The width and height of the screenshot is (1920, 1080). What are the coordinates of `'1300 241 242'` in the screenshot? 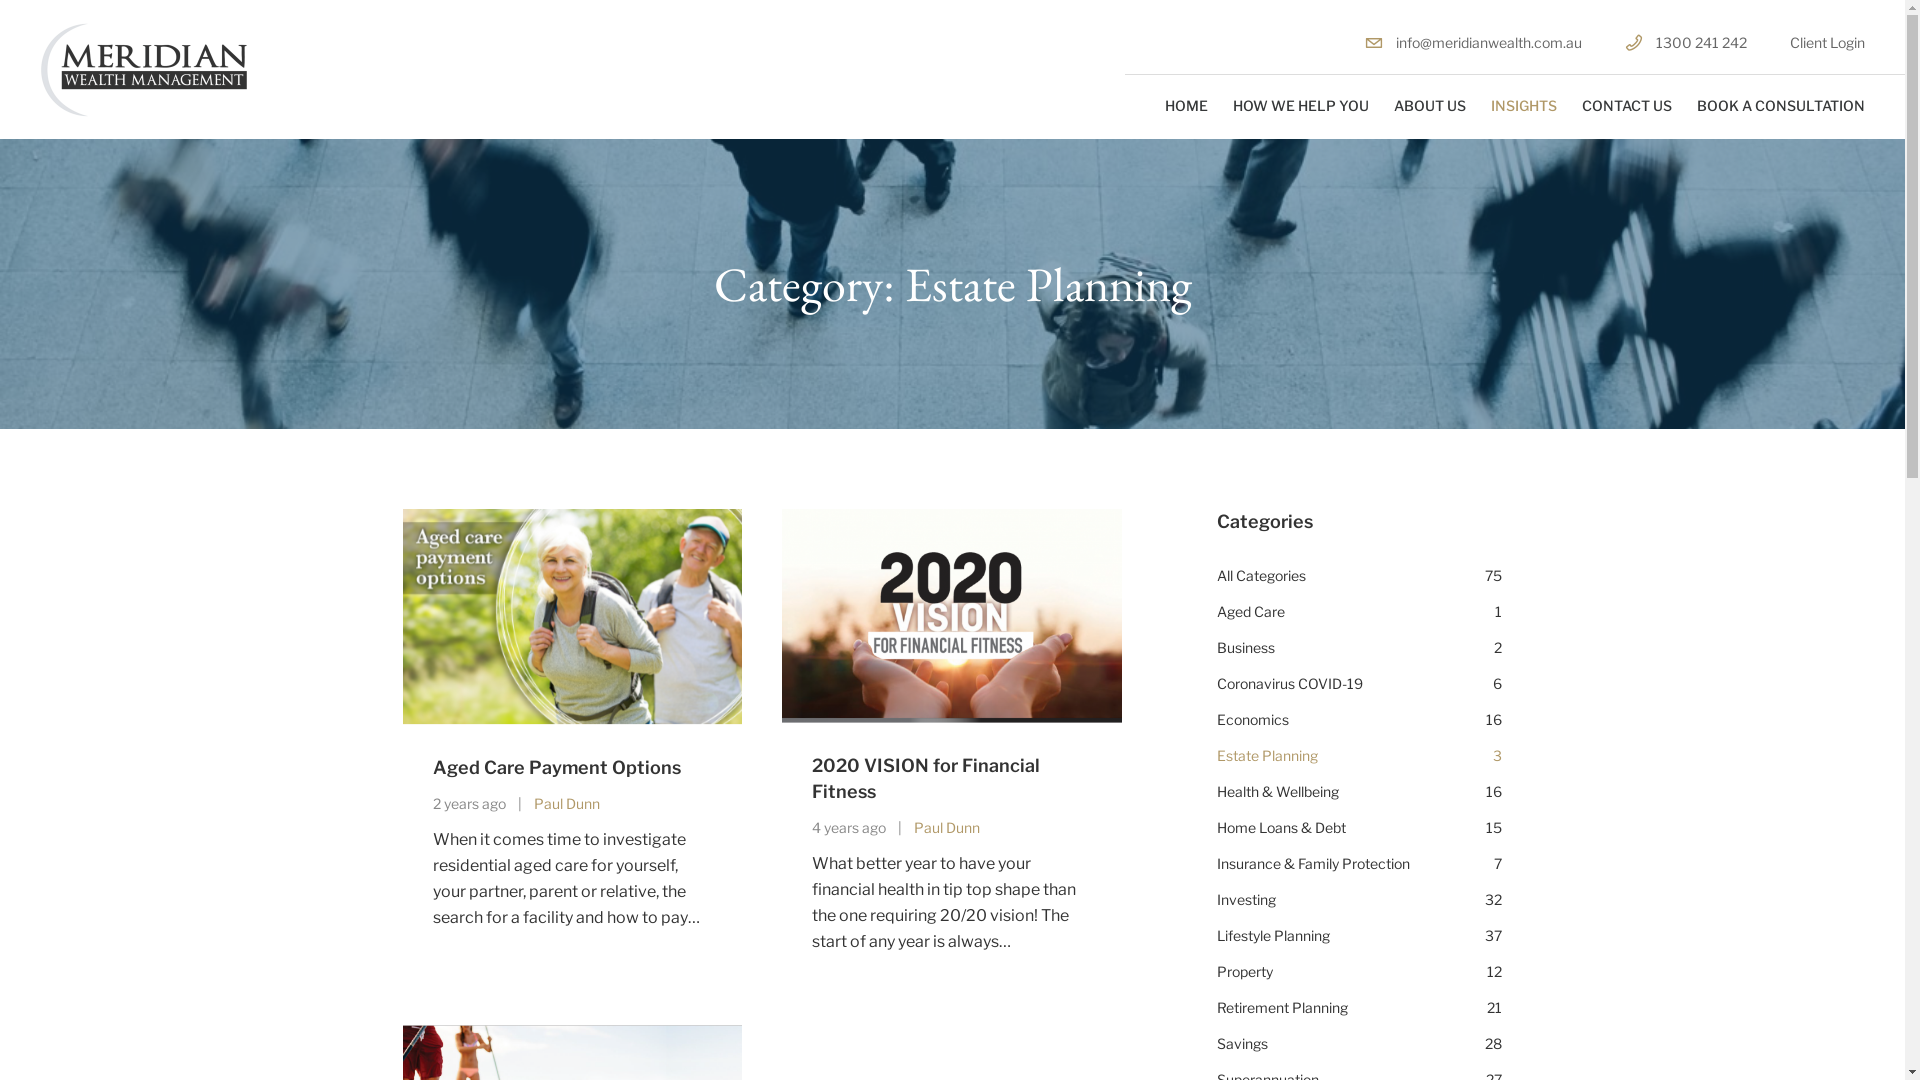 It's located at (1684, 42).